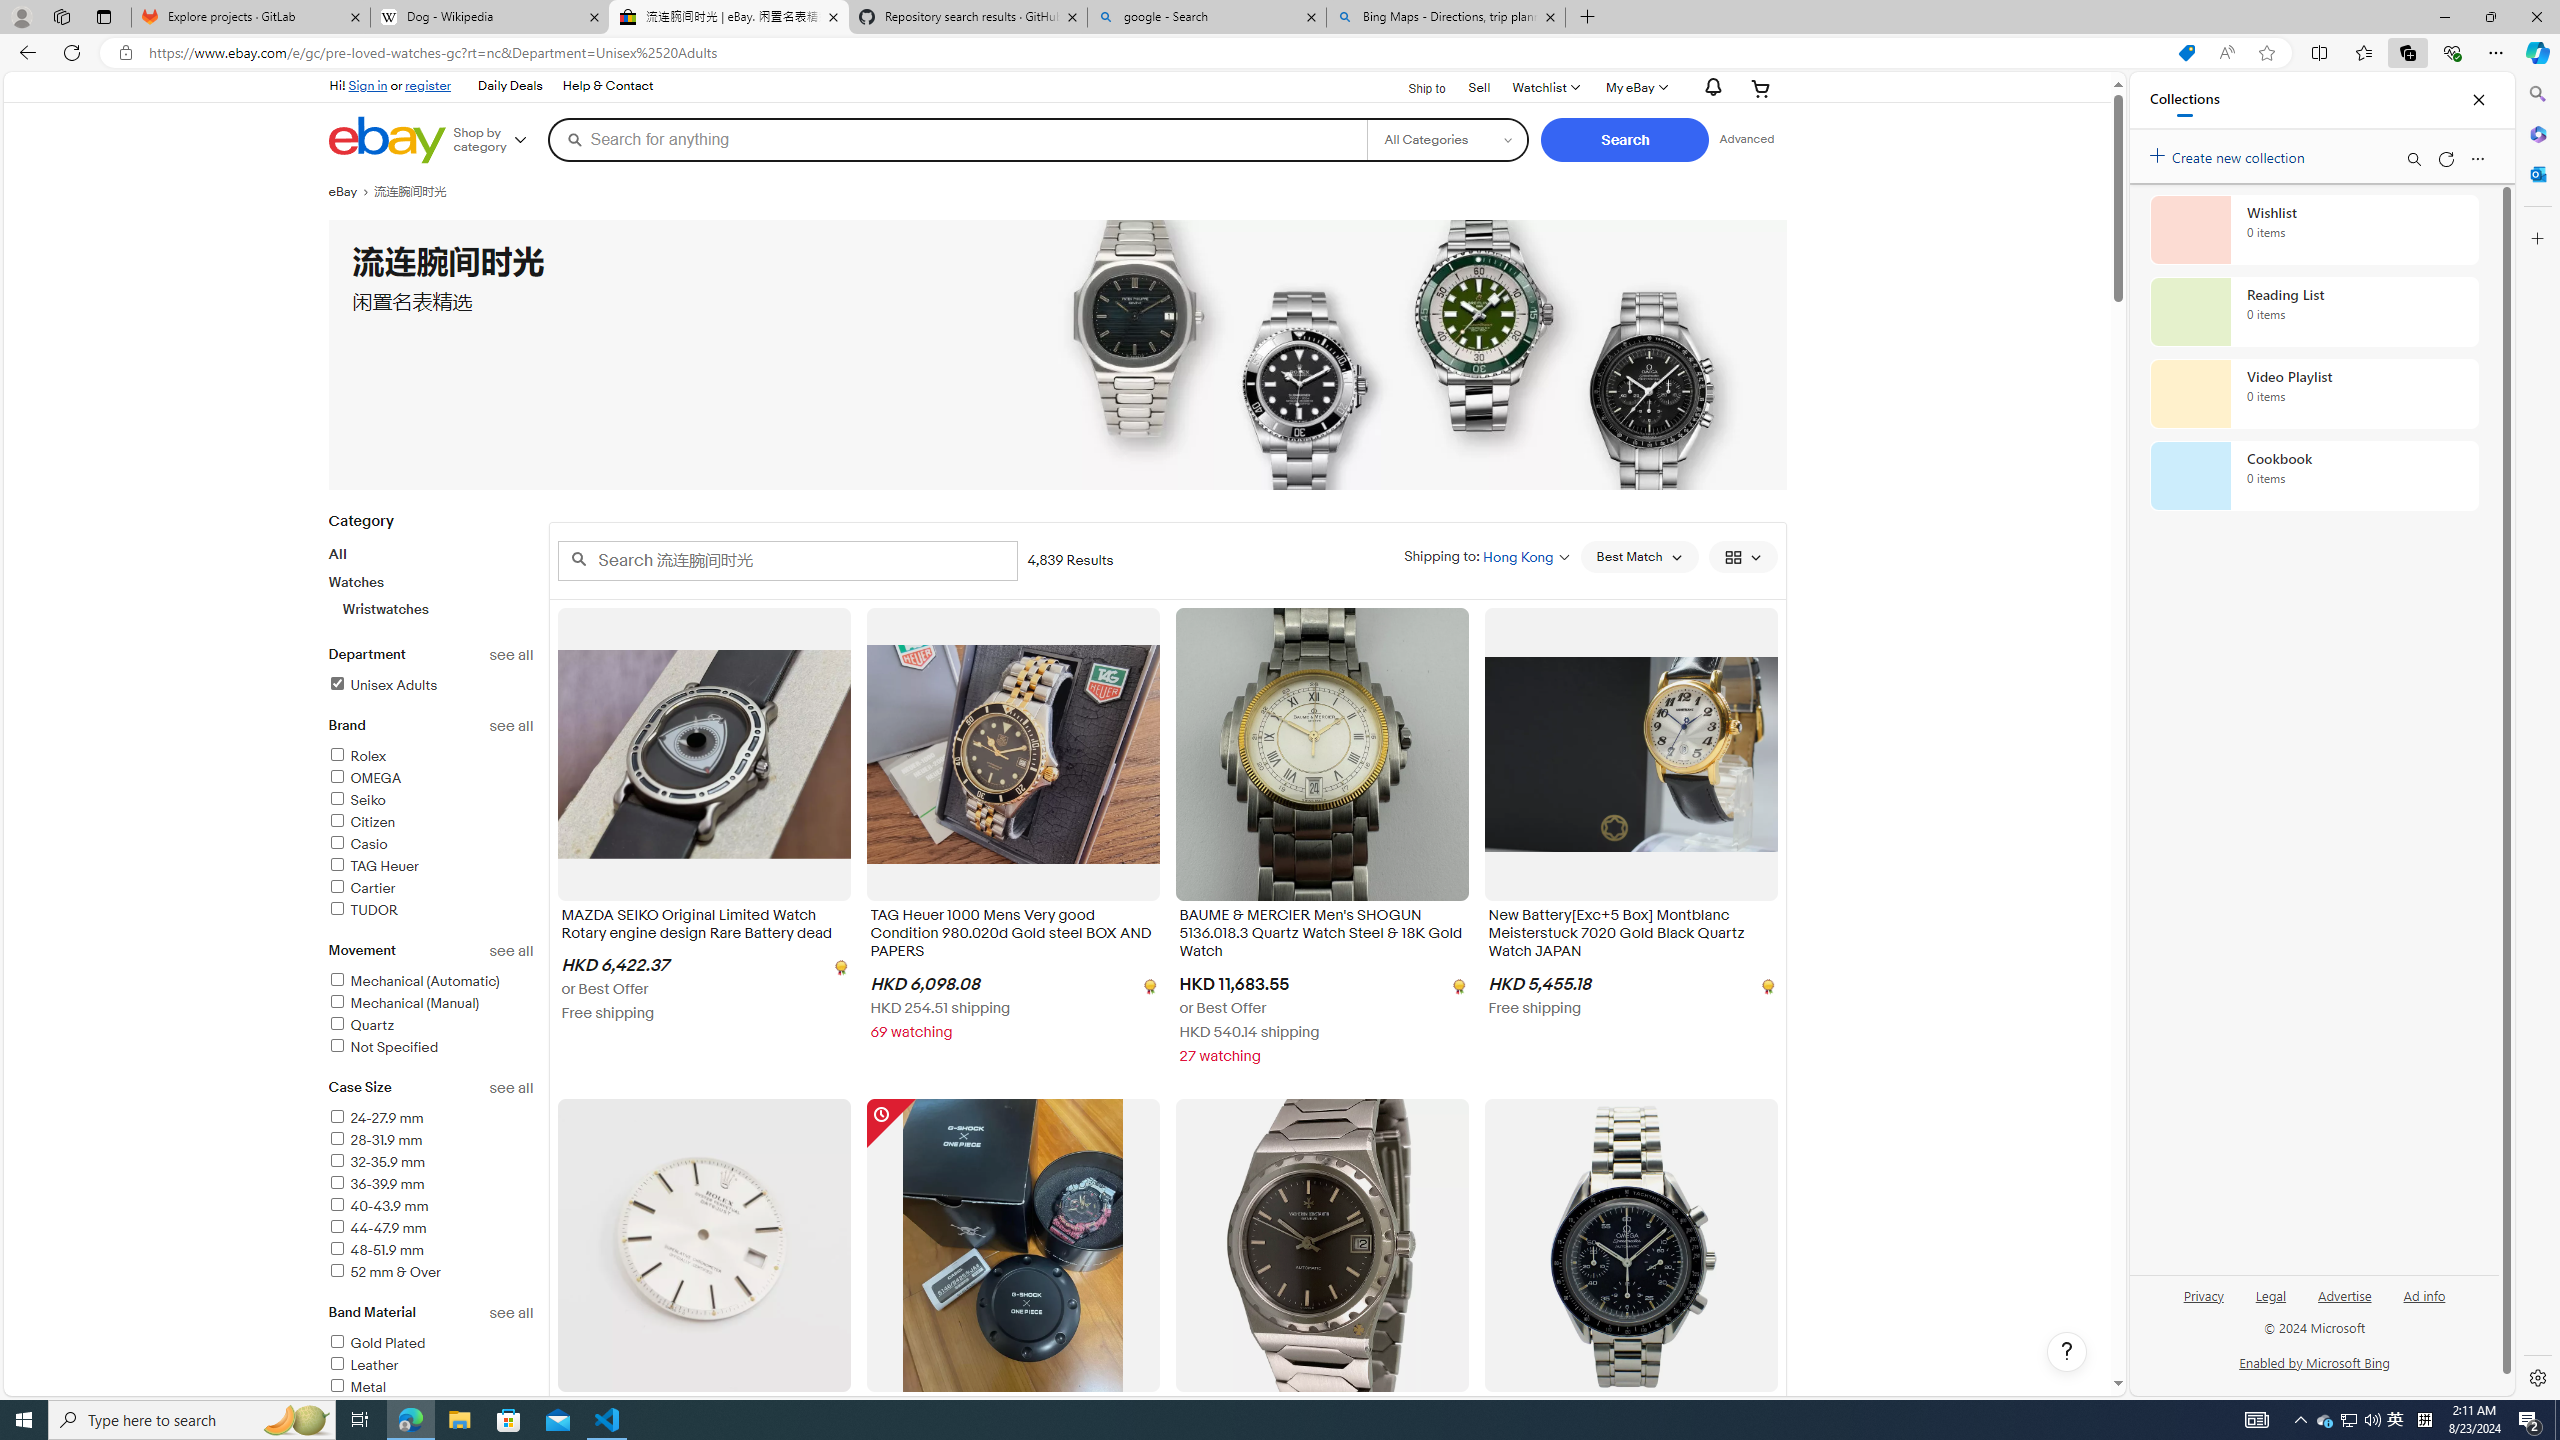  Describe the element at coordinates (382, 1046) in the screenshot. I see `'Not Specified'` at that location.